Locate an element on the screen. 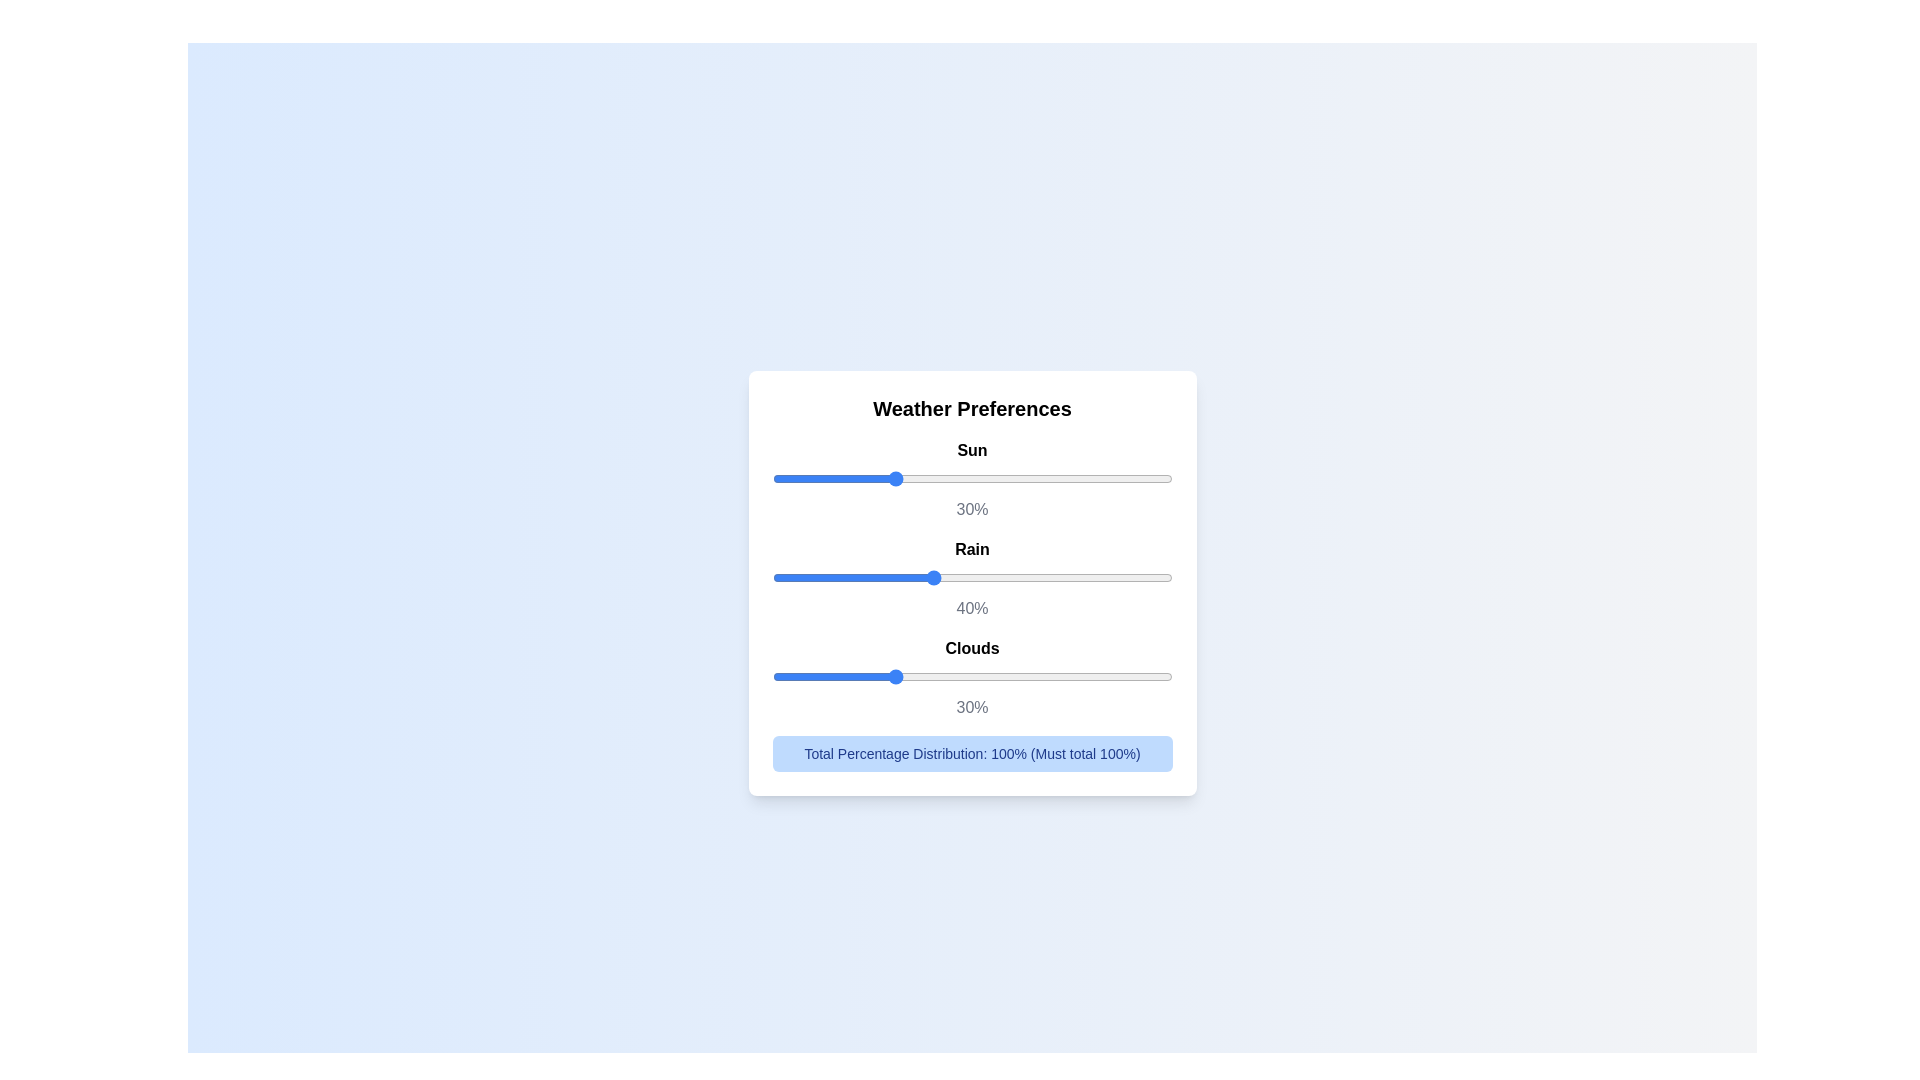  the 'Rain' slider to 47% is located at coordinates (960, 577).